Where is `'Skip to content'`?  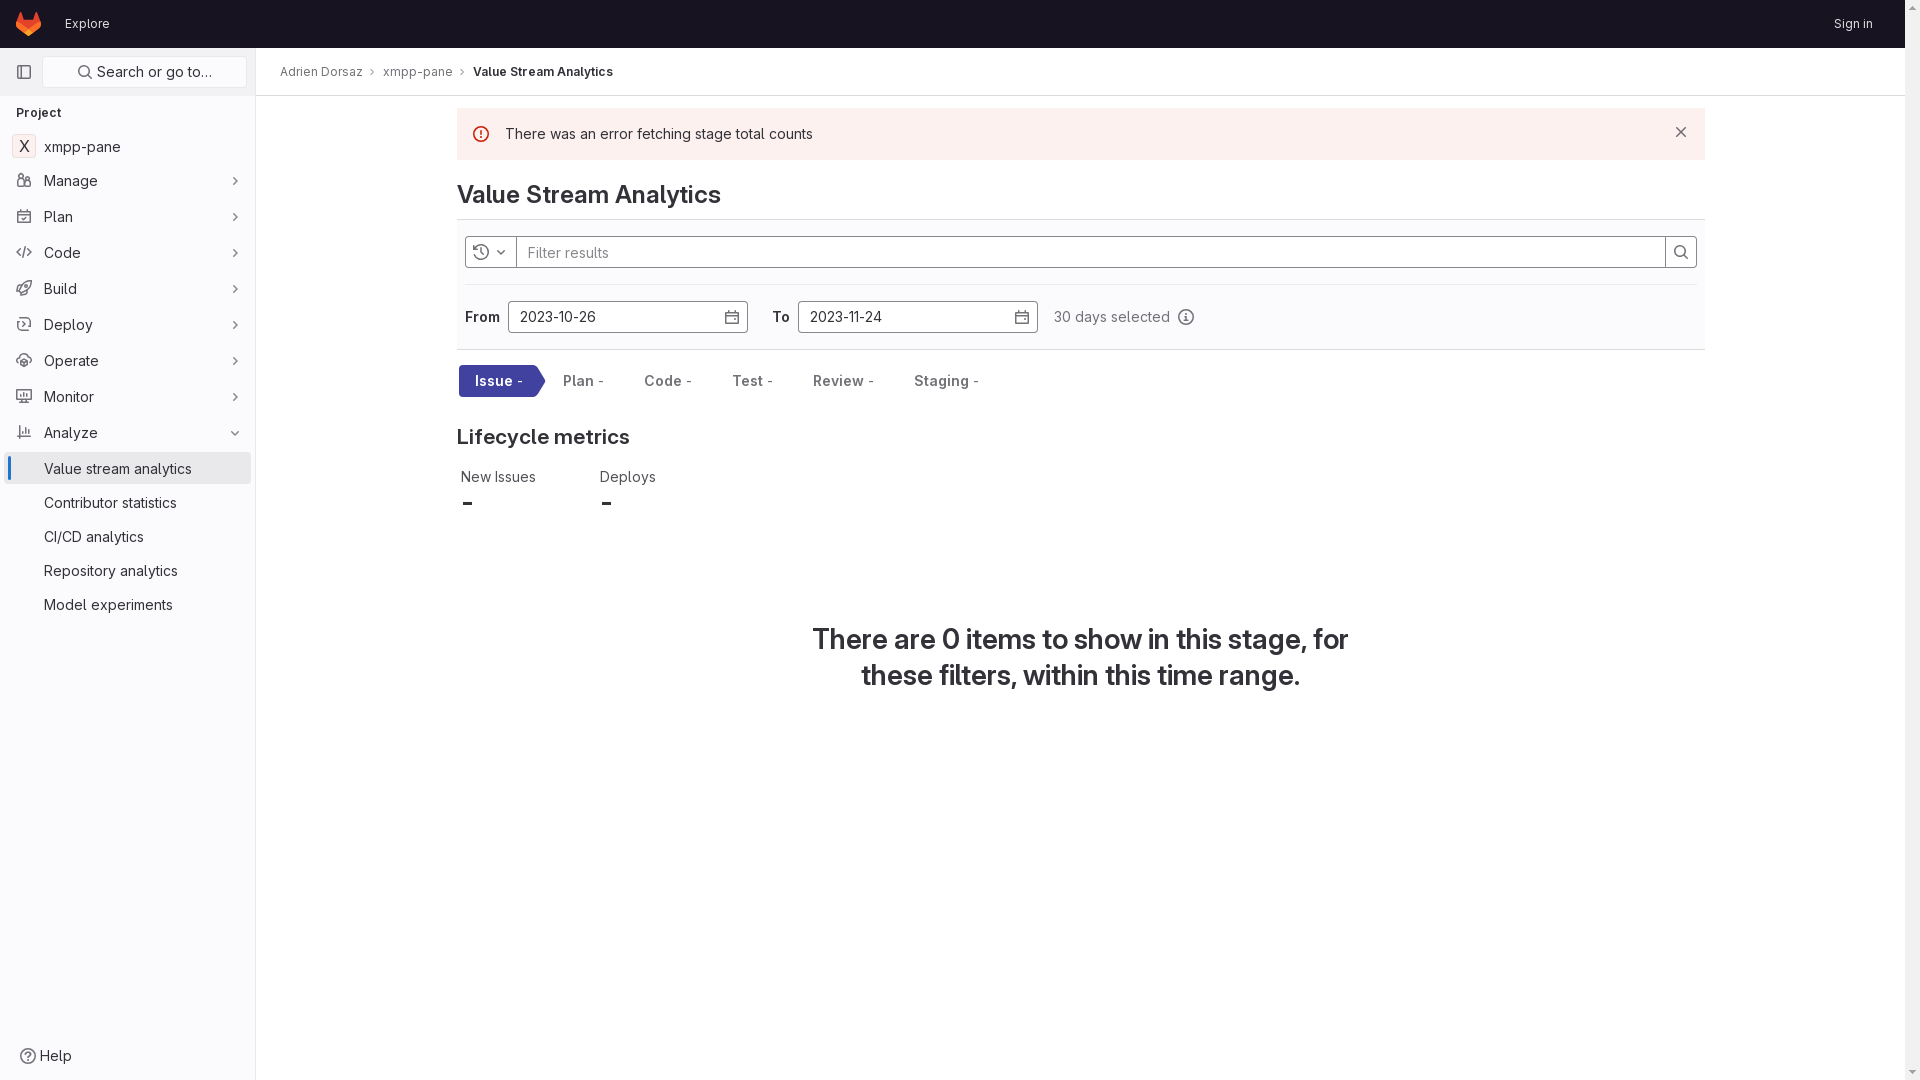 'Skip to content' is located at coordinates (15, 24).